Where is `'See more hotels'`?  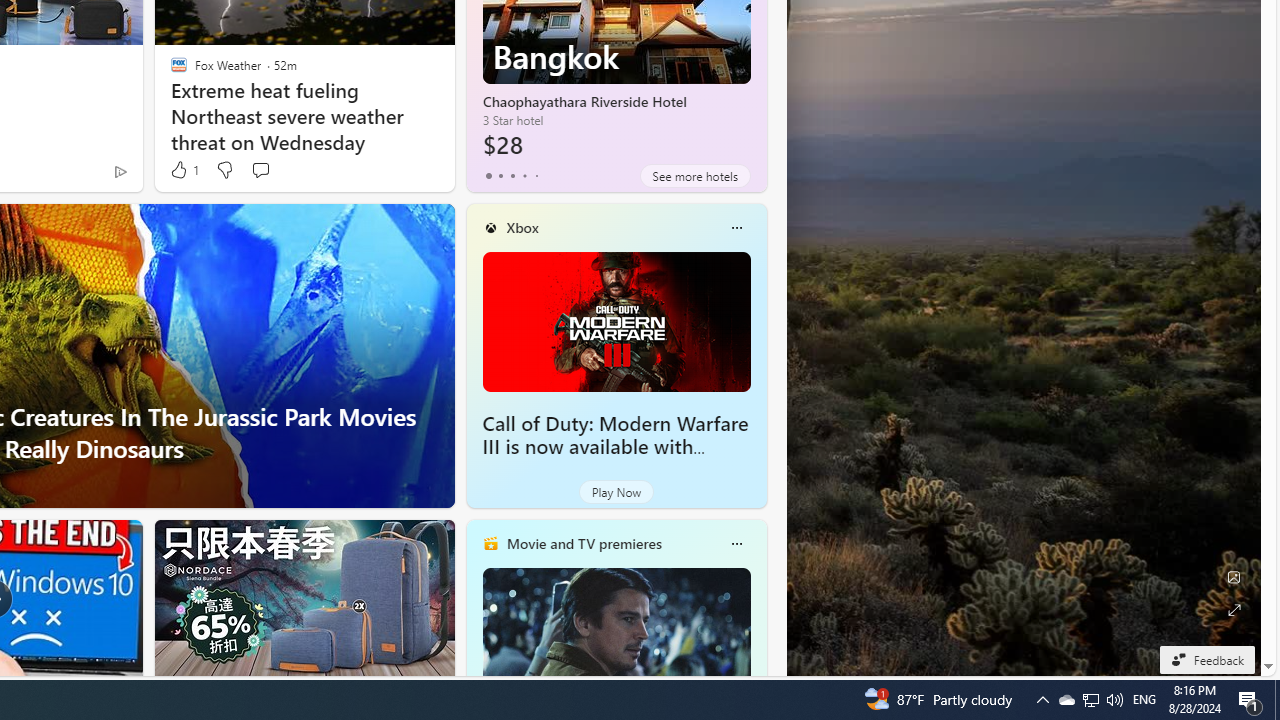 'See more hotels' is located at coordinates (695, 175).